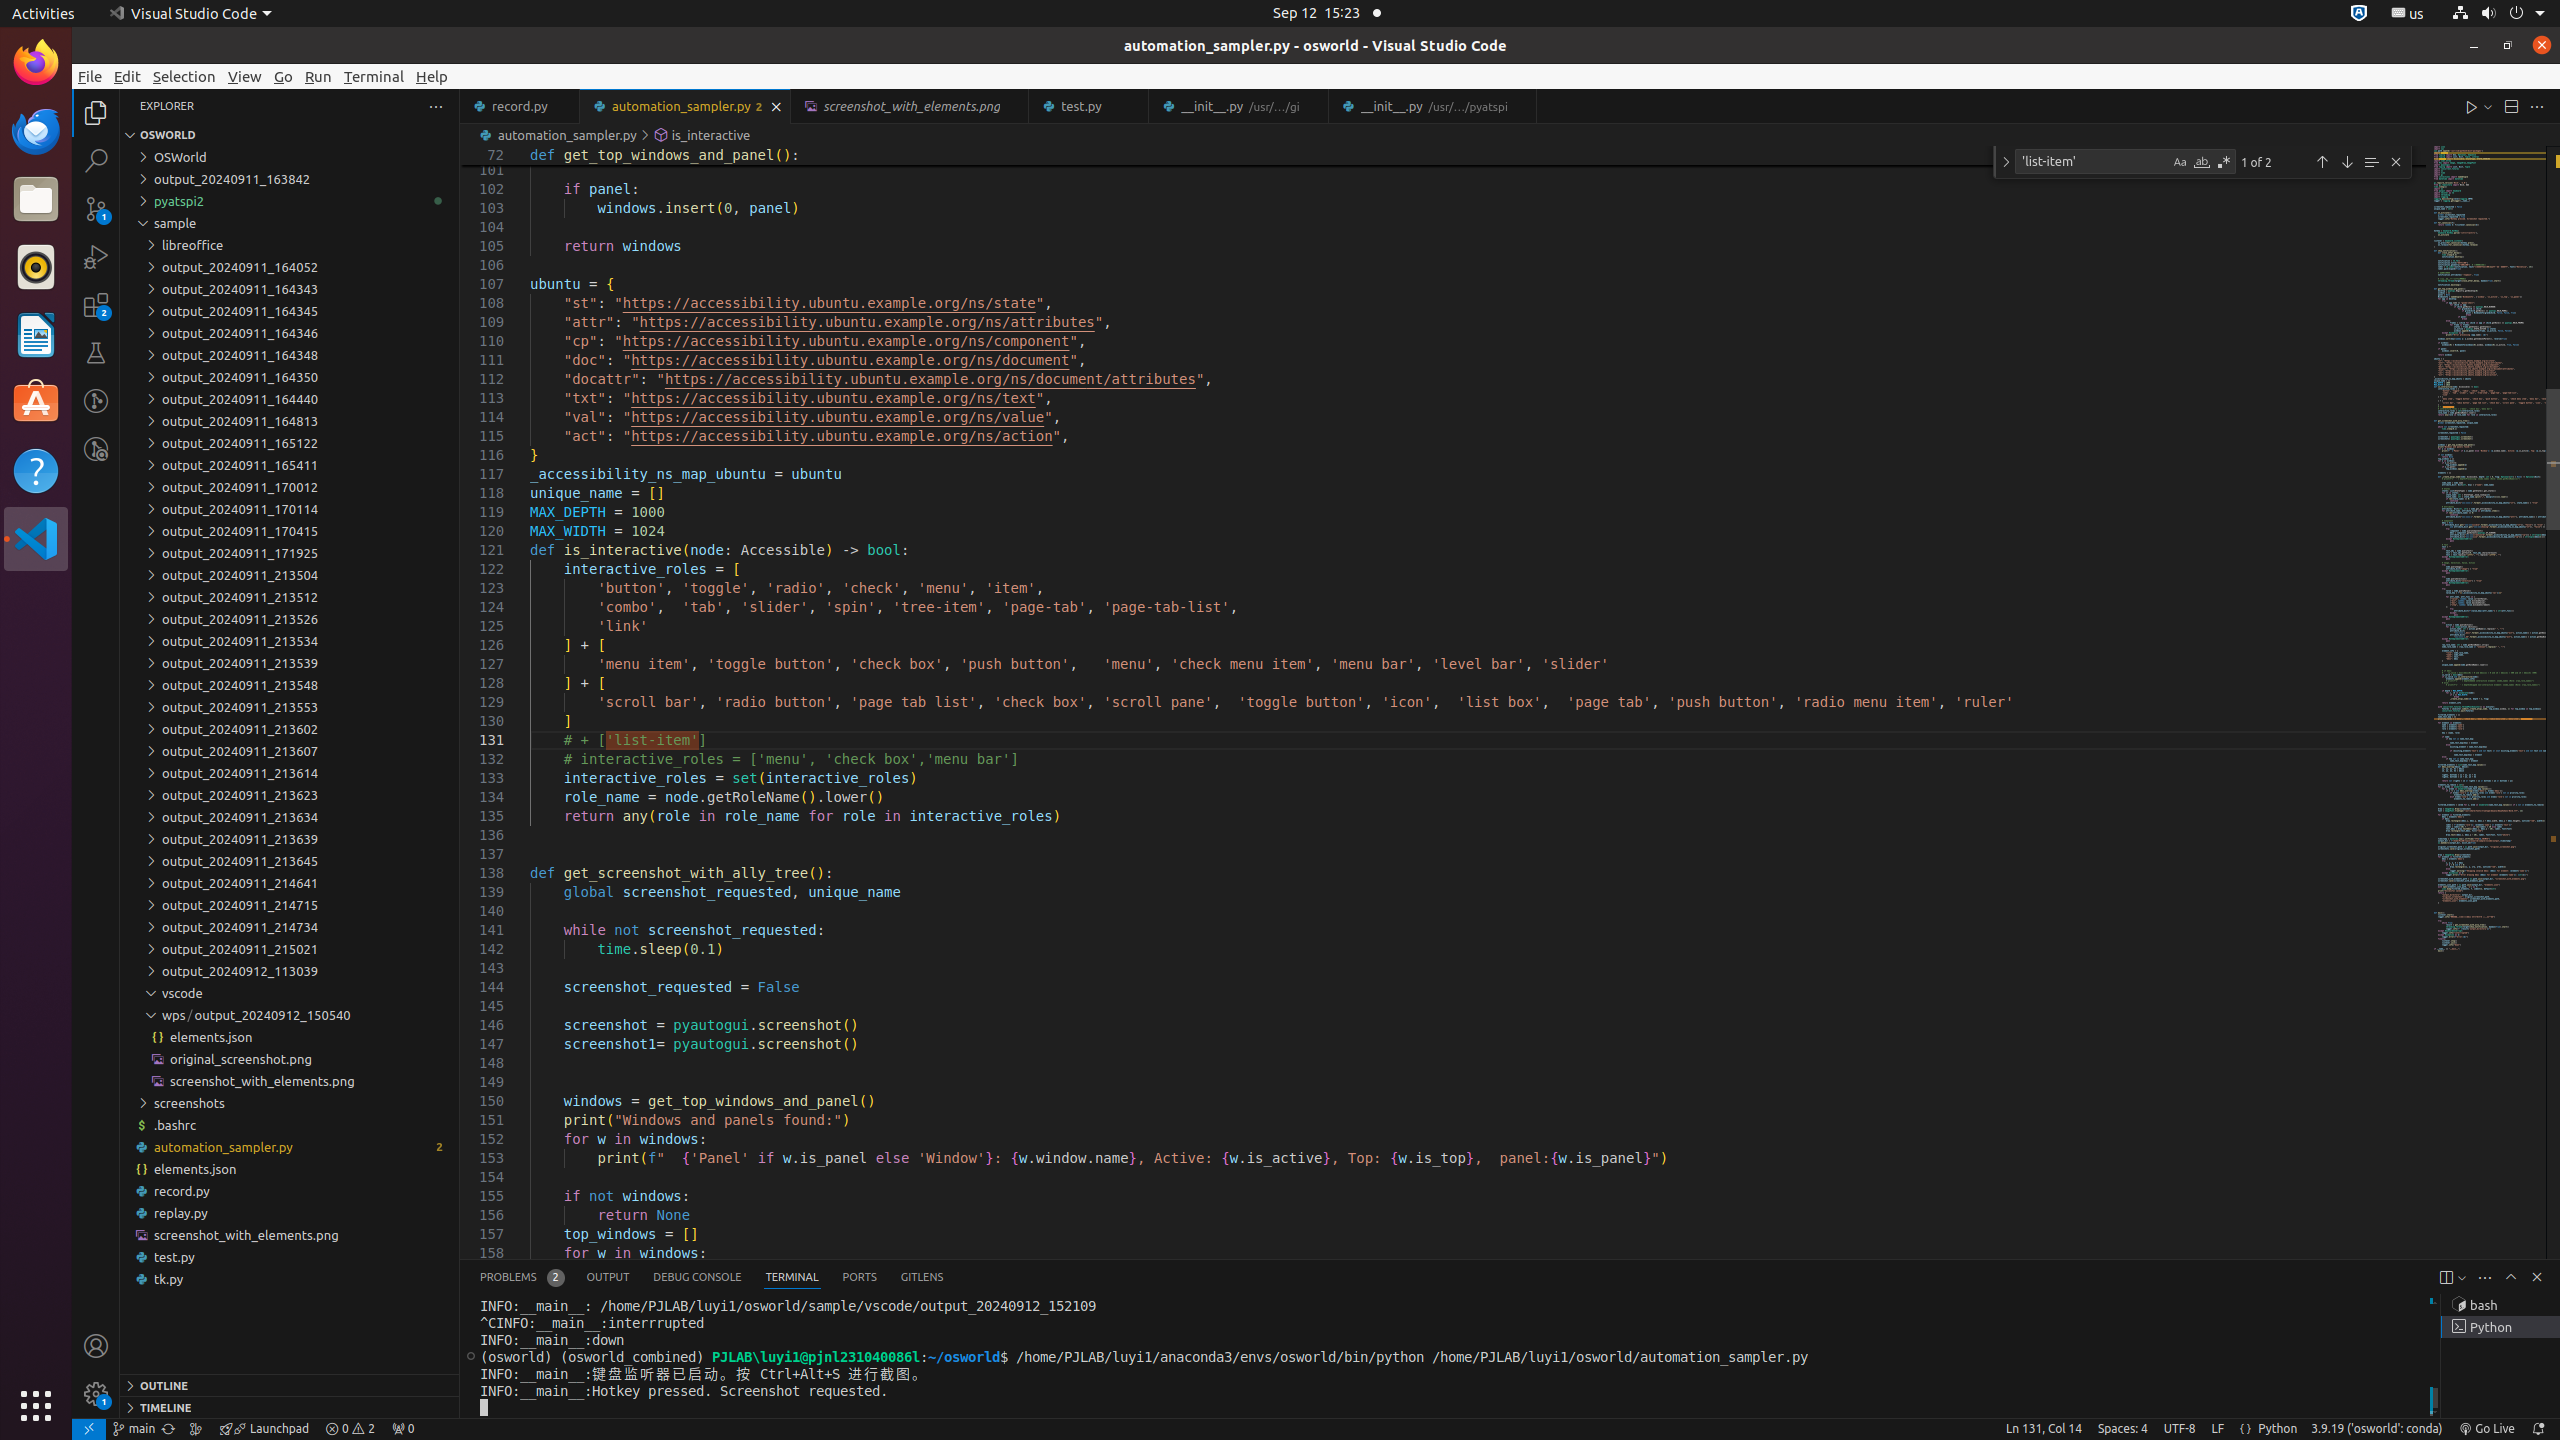  What do you see at coordinates (95, 303) in the screenshot?
I see `'Extensions (Ctrl+Shift+X) - 2 require update'` at bounding box center [95, 303].